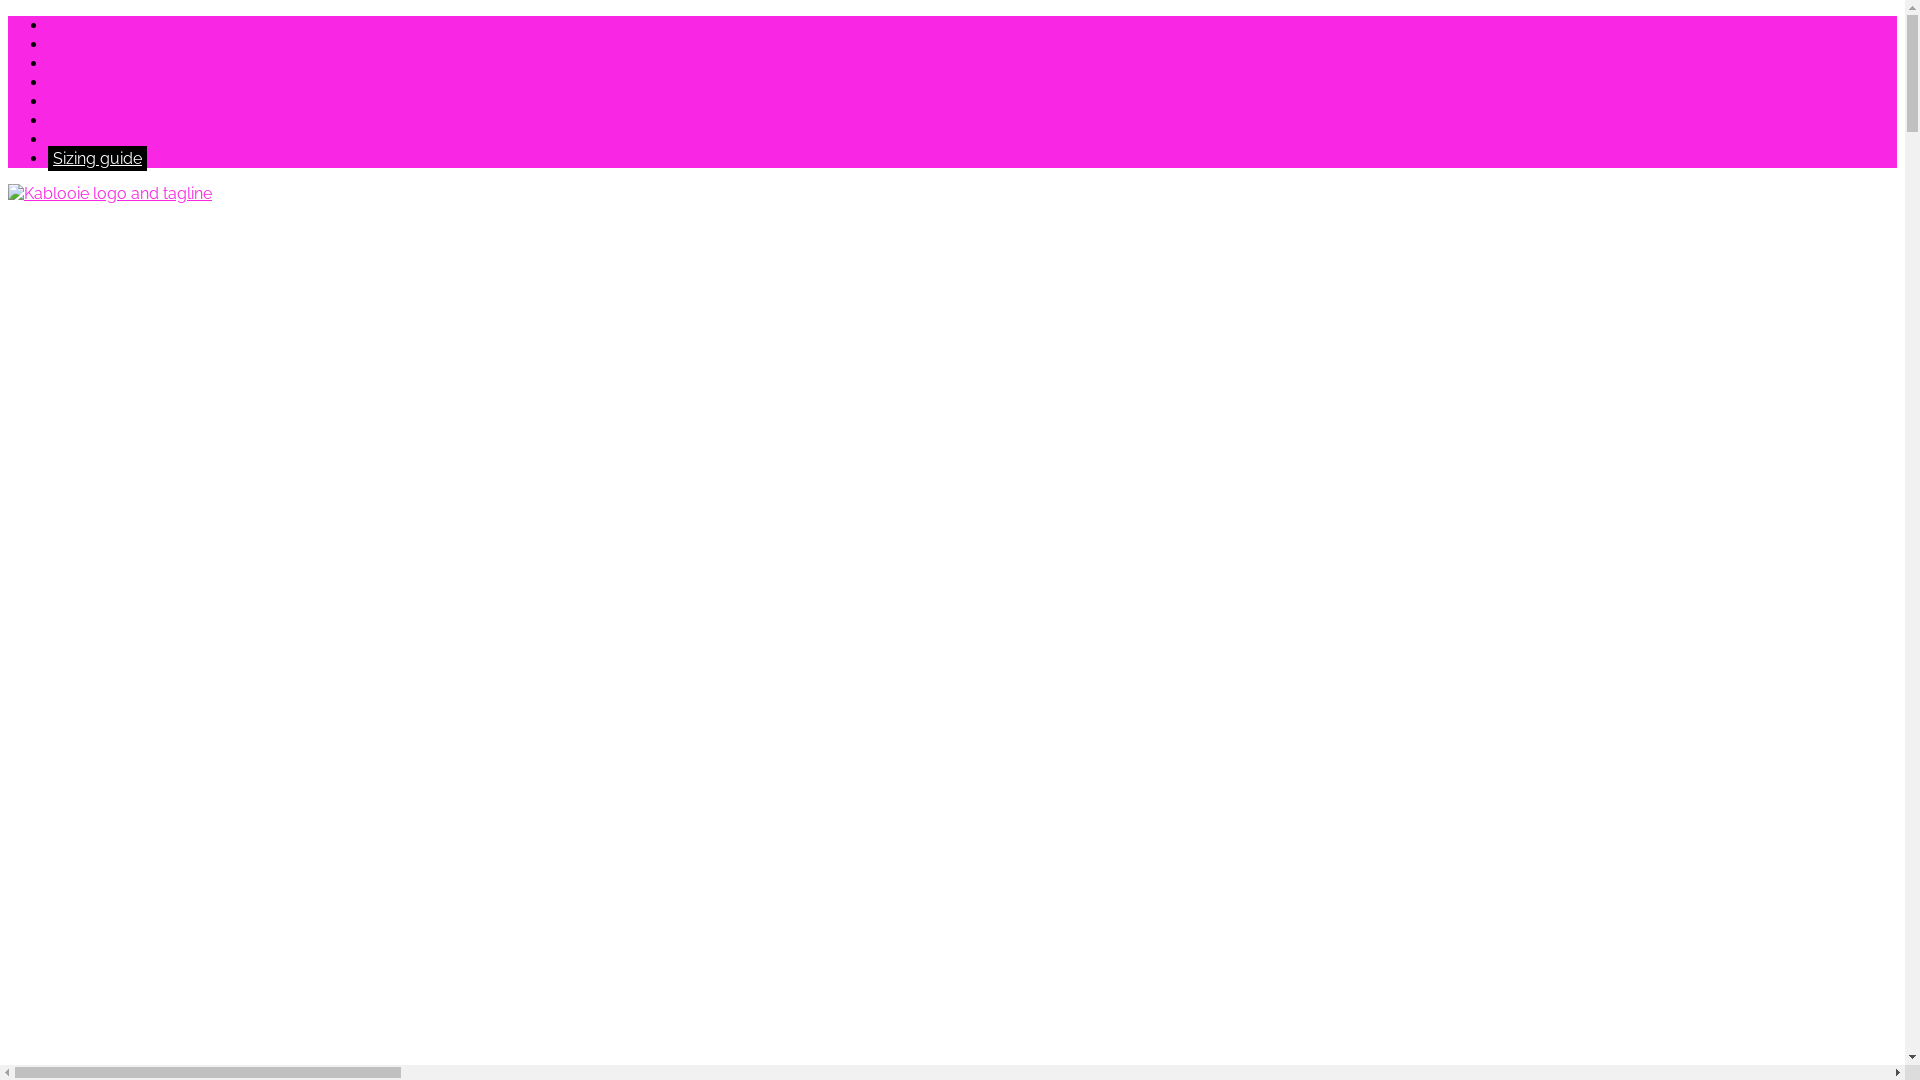 The height and width of the screenshot is (1080, 1920). Describe the element at coordinates (115, 62) in the screenshot. I see `'How to Customise'` at that location.